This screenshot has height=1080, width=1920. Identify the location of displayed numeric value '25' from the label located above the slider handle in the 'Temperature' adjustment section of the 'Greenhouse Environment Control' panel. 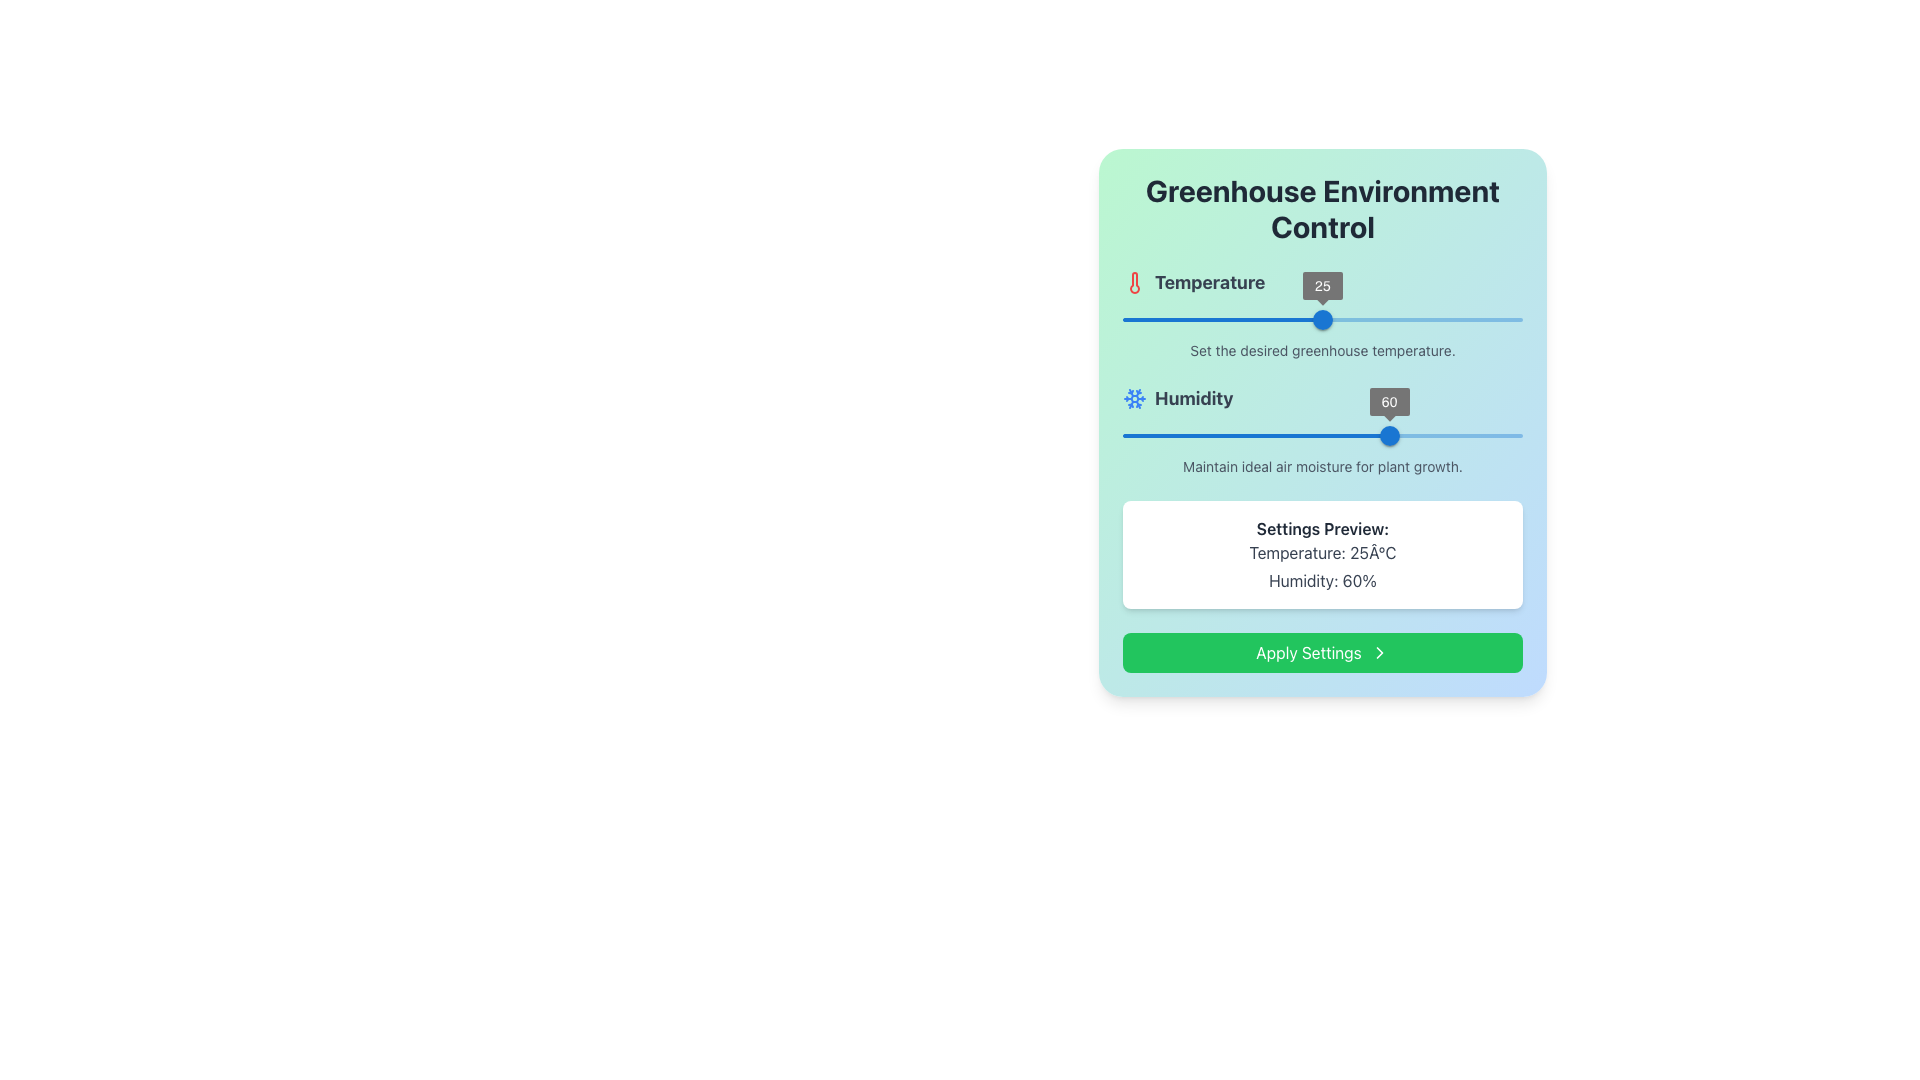
(1323, 285).